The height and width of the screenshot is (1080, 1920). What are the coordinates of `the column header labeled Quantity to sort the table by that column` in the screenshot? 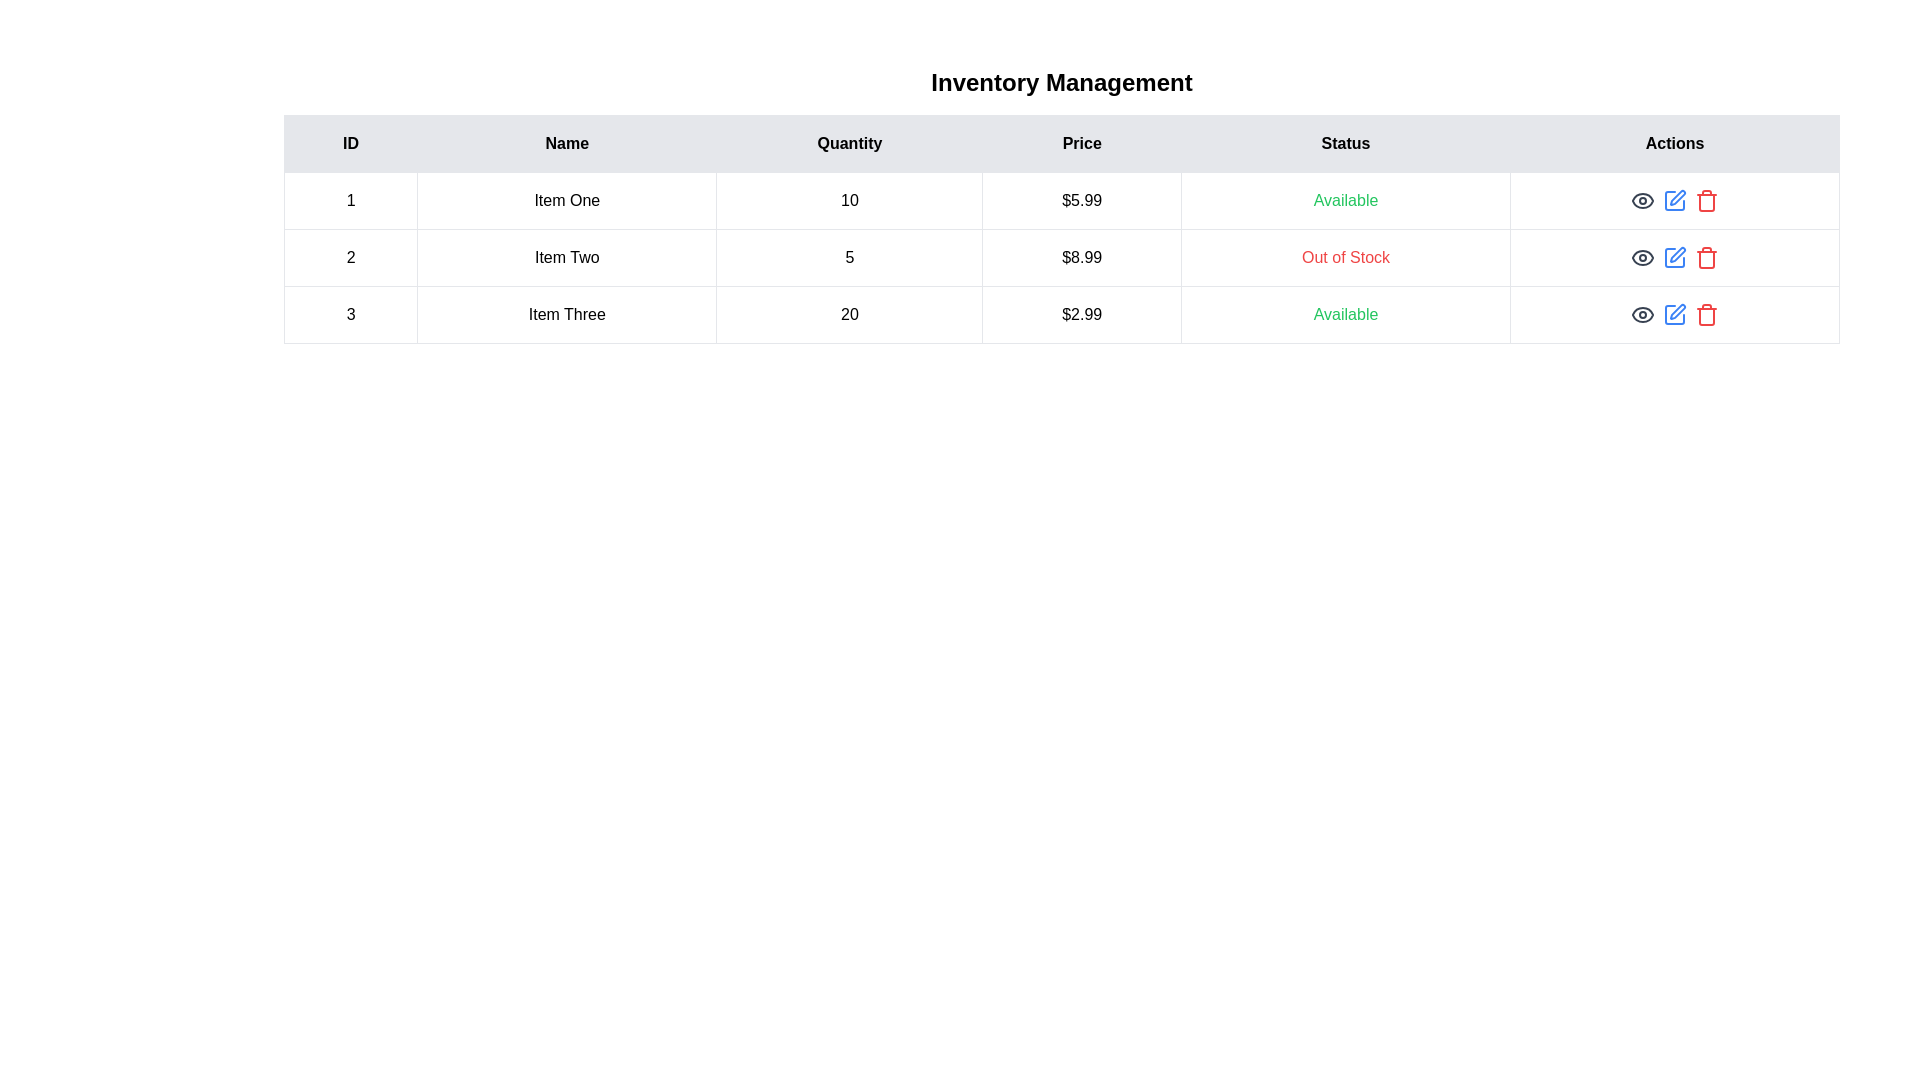 It's located at (849, 142).